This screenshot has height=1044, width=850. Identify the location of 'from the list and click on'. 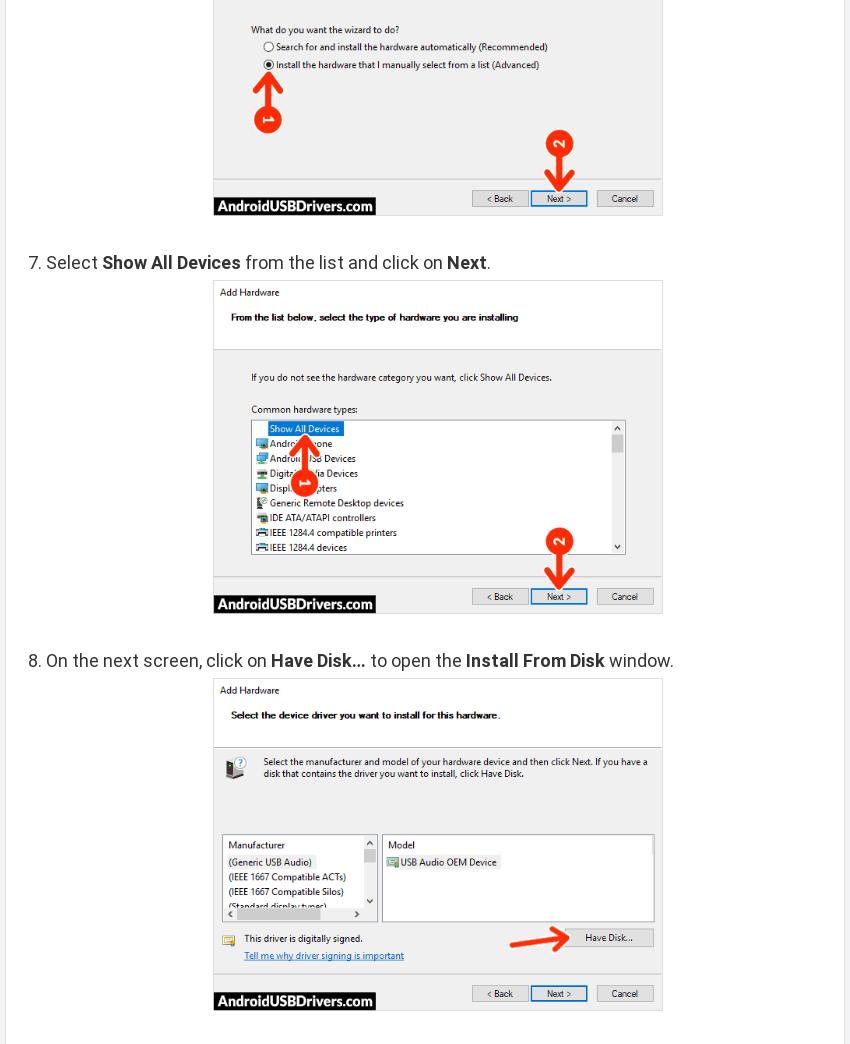
(342, 261).